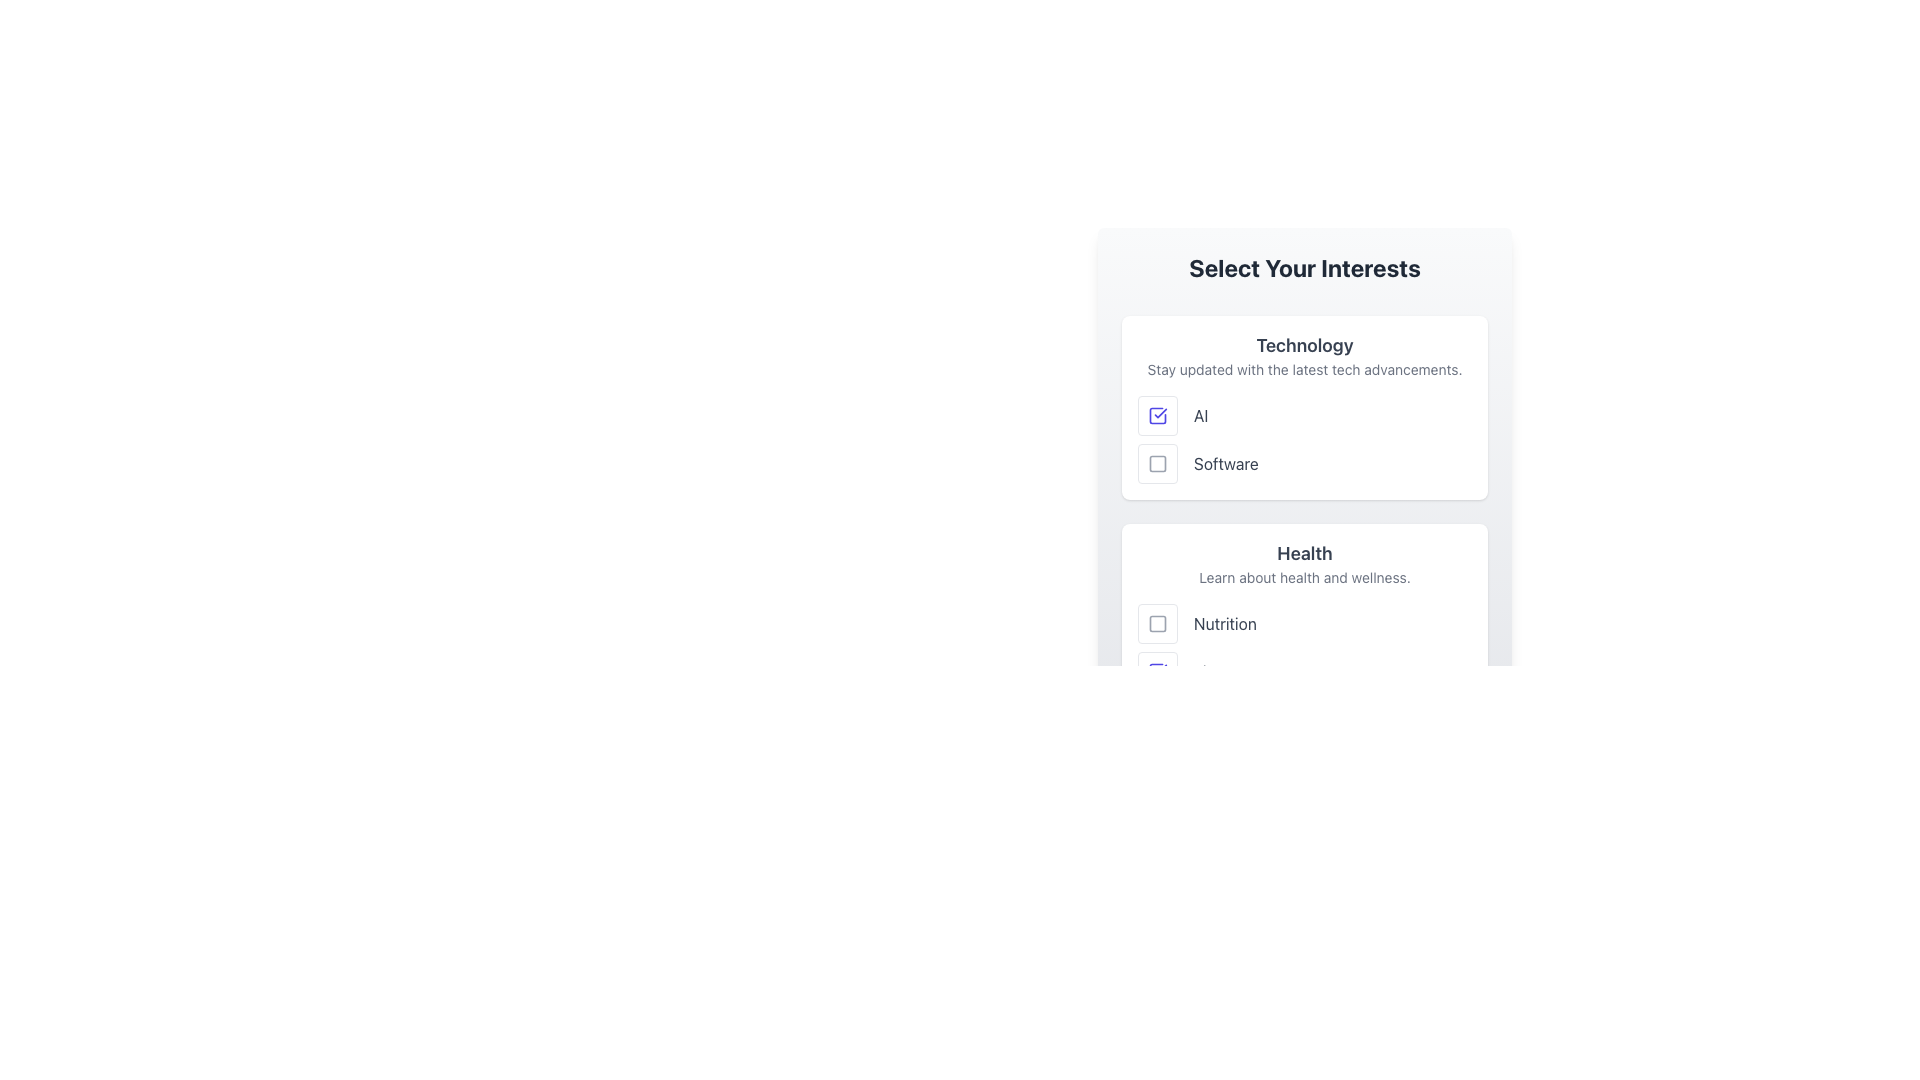 This screenshot has width=1920, height=1080. I want to click on the checkbox located to the left of the text 'Nutrition', so click(1157, 623).